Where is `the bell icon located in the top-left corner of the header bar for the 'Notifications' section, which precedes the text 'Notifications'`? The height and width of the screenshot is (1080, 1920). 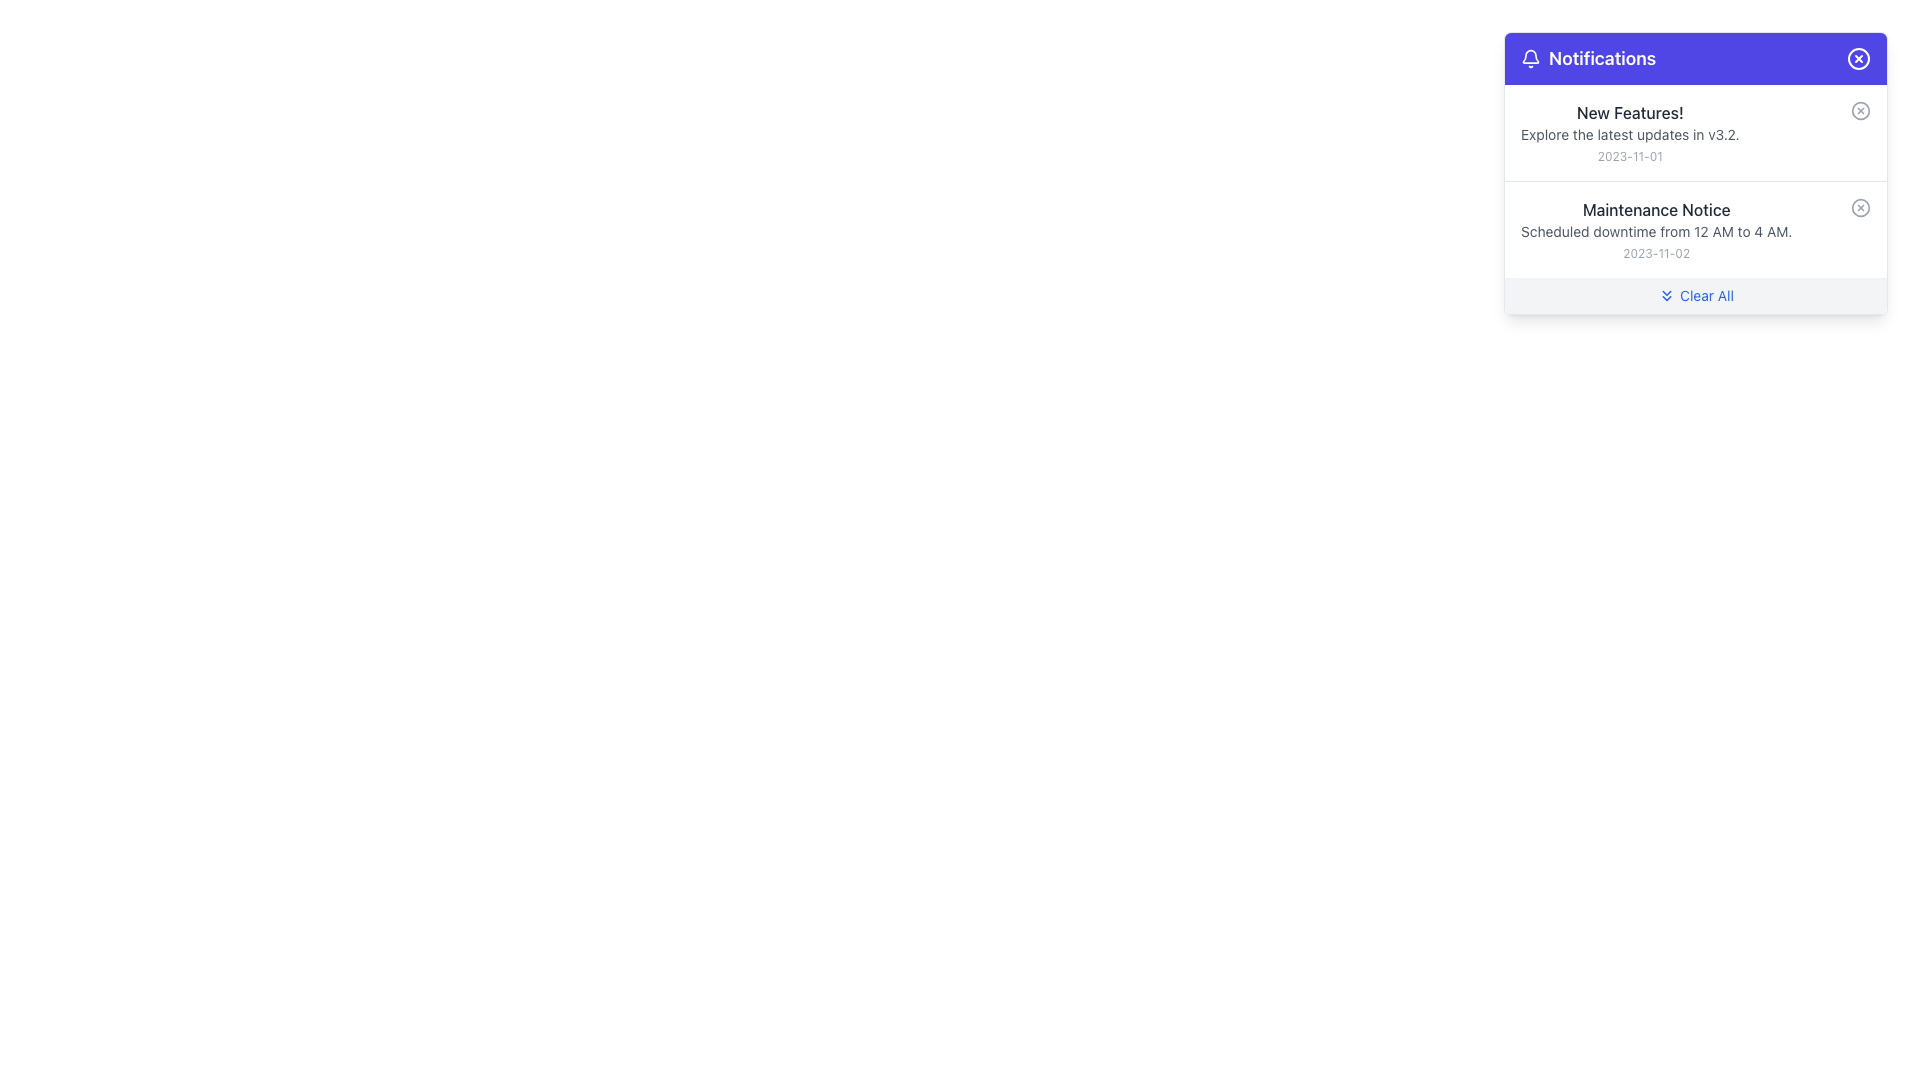
the bell icon located in the top-left corner of the header bar for the 'Notifications' section, which precedes the text 'Notifications' is located at coordinates (1530, 57).